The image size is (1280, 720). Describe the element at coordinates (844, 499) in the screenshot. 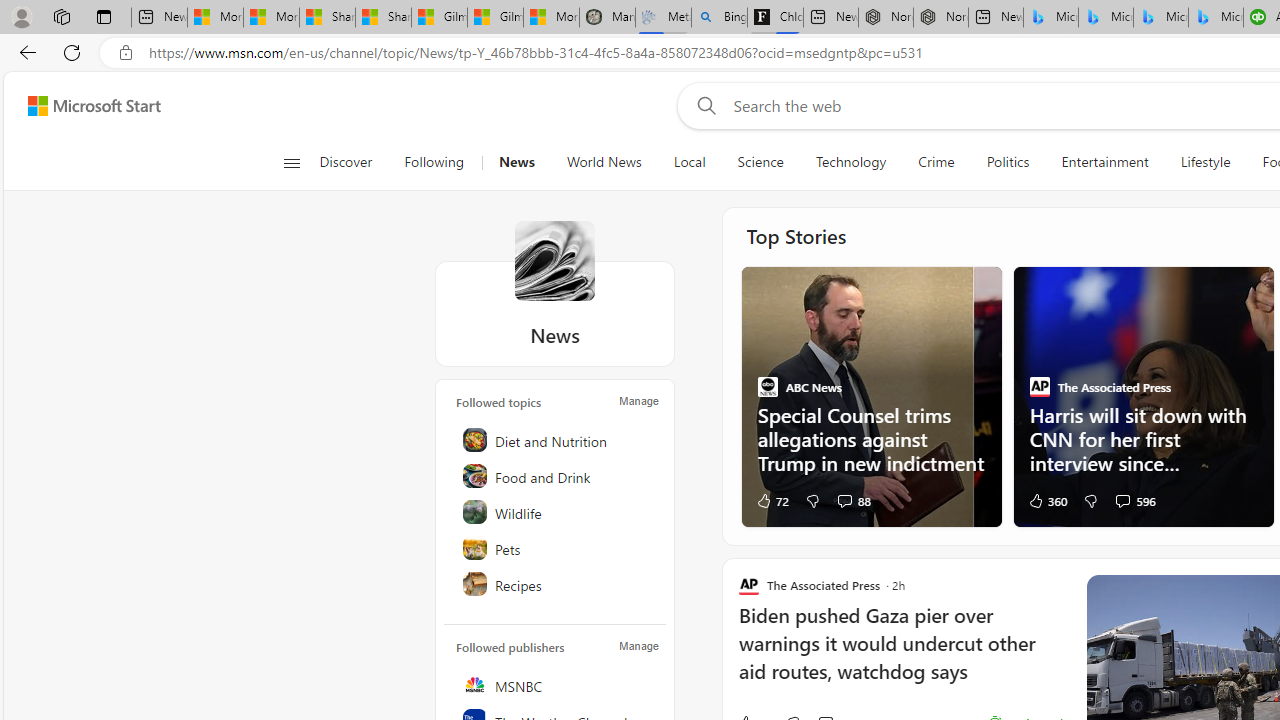

I see `'View comments 88 Comment'` at that location.